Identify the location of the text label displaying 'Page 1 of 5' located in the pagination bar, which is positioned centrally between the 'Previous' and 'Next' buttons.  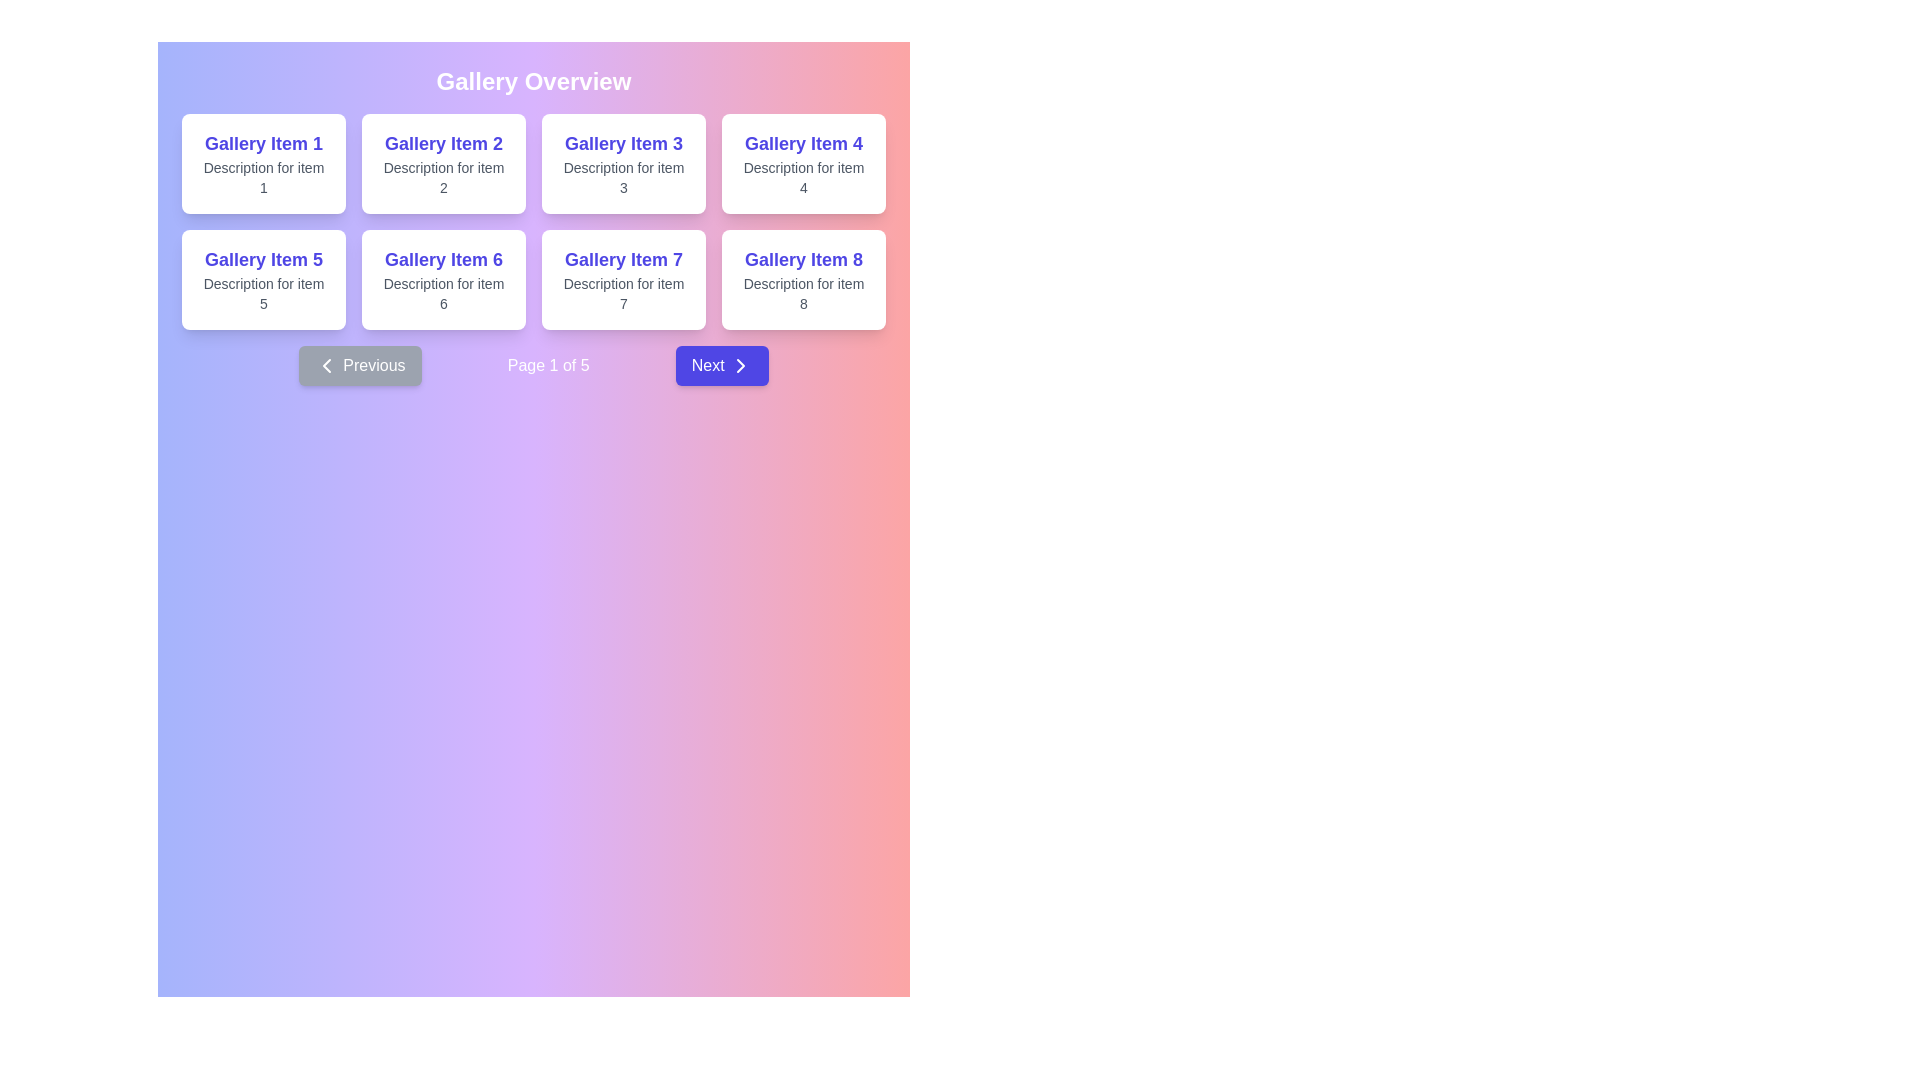
(548, 366).